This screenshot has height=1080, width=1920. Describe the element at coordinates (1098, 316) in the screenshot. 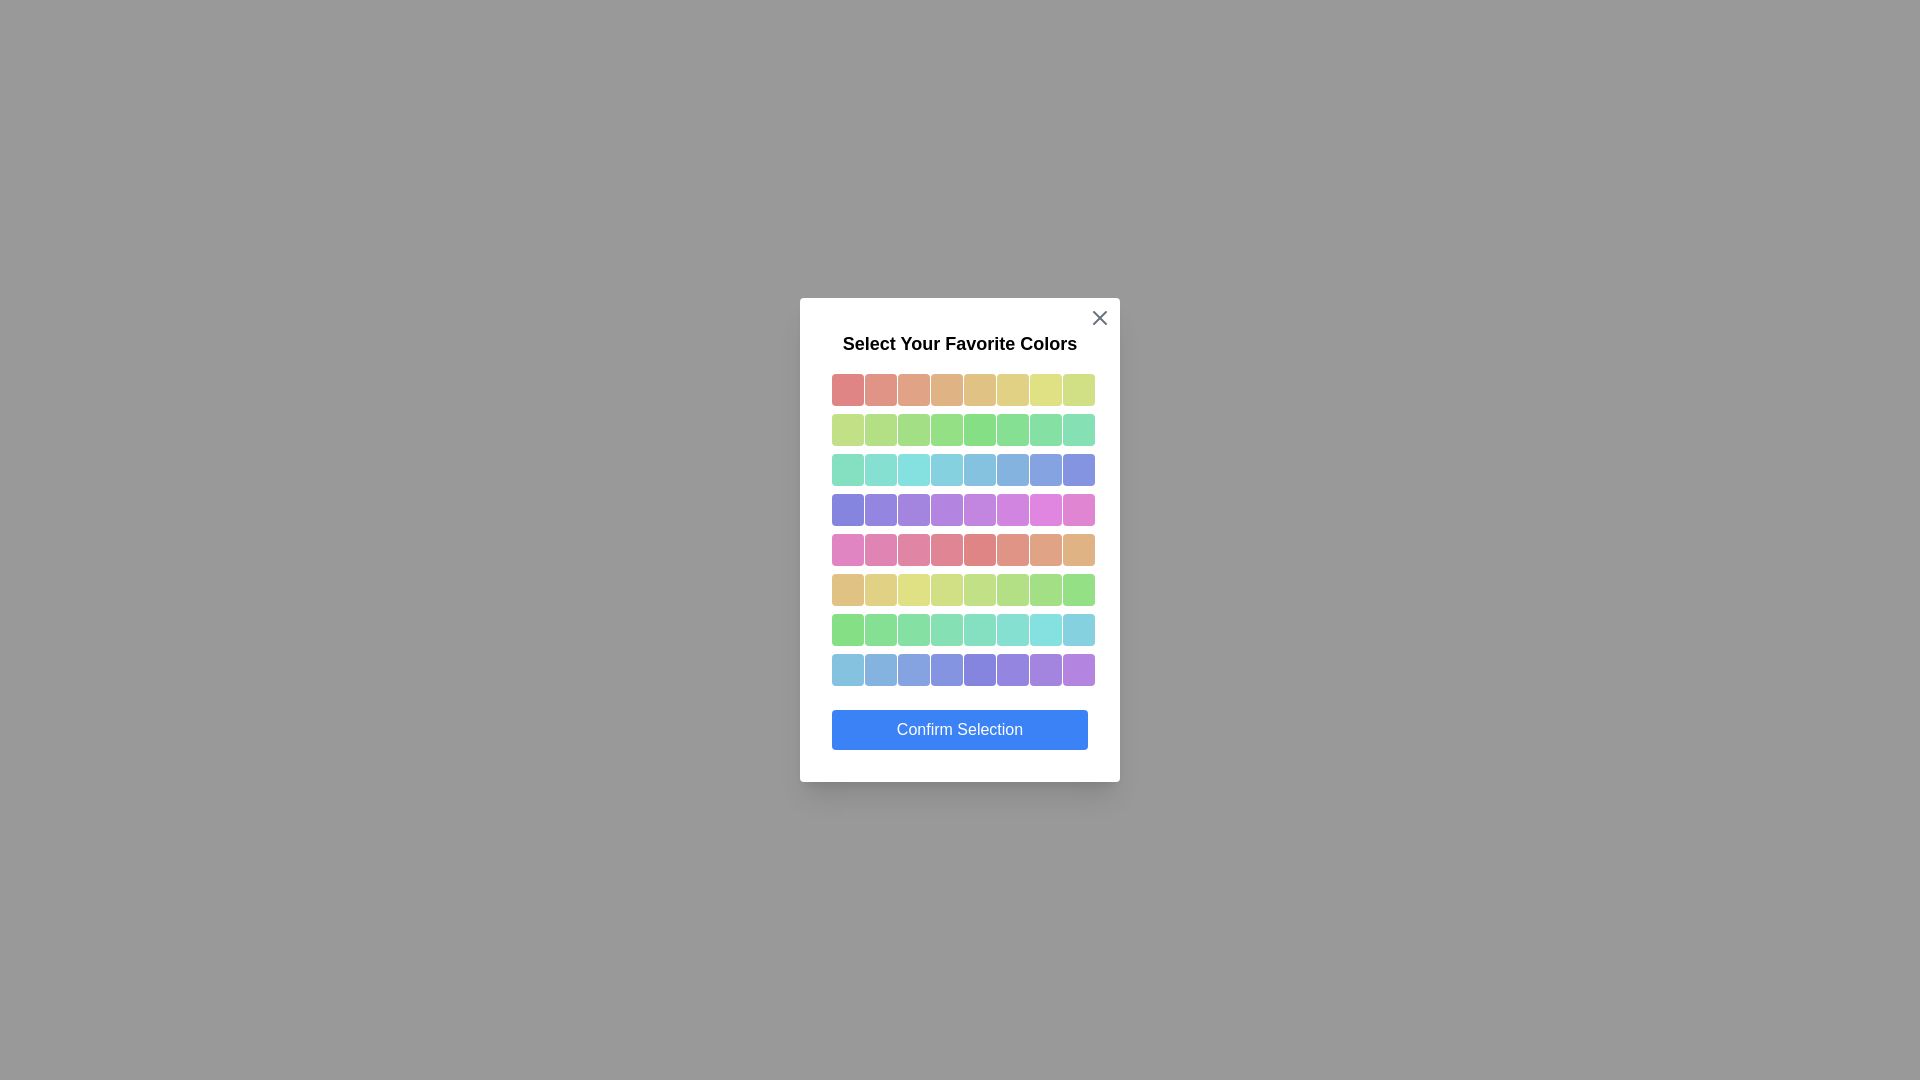

I see `the close button to dismiss the dialog` at that location.